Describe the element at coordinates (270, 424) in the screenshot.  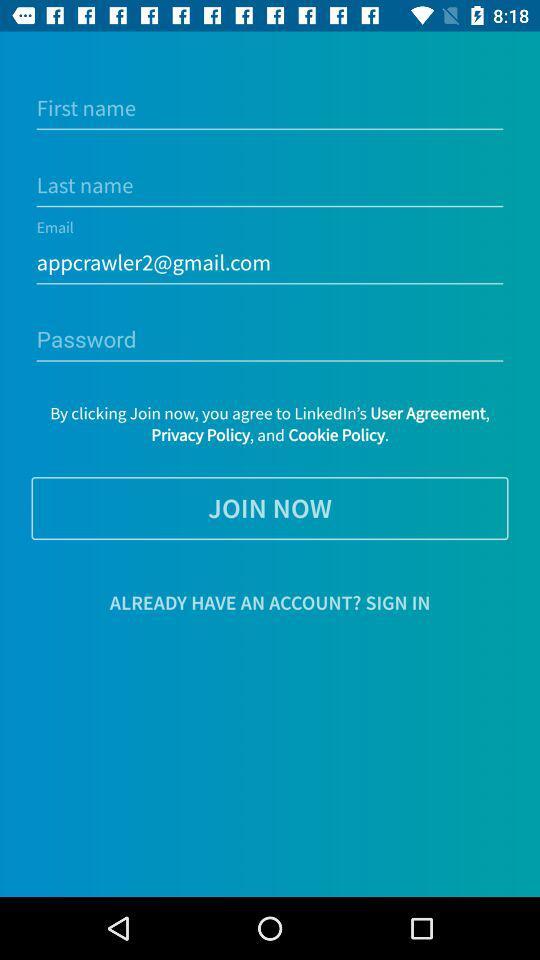
I see `item above the join now item` at that location.